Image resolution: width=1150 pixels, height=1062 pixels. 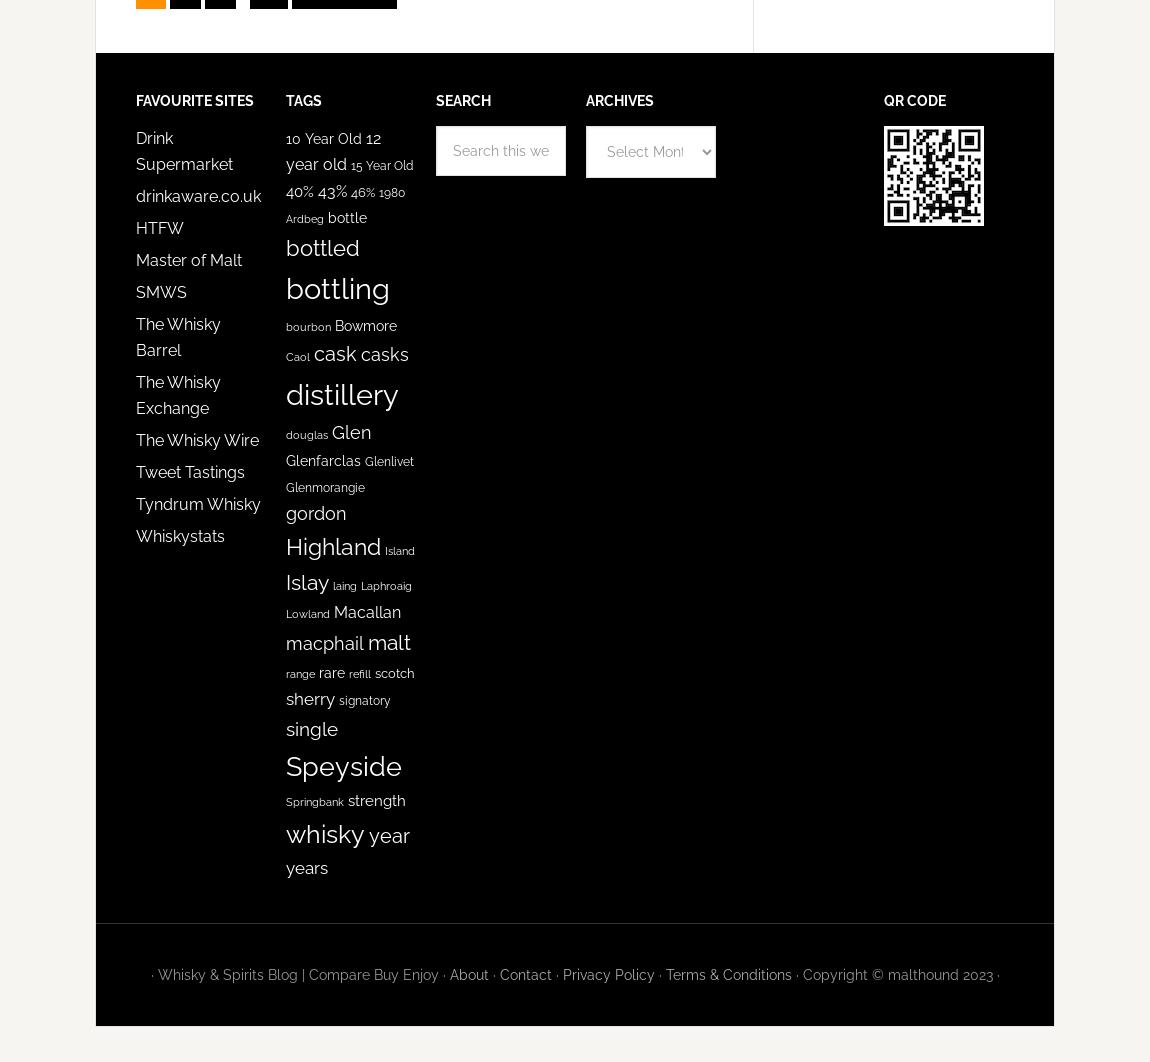 What do you see at coordinates (359, 674) in the screenshot?
I see `'refill'` at bounding box center [359, 674].